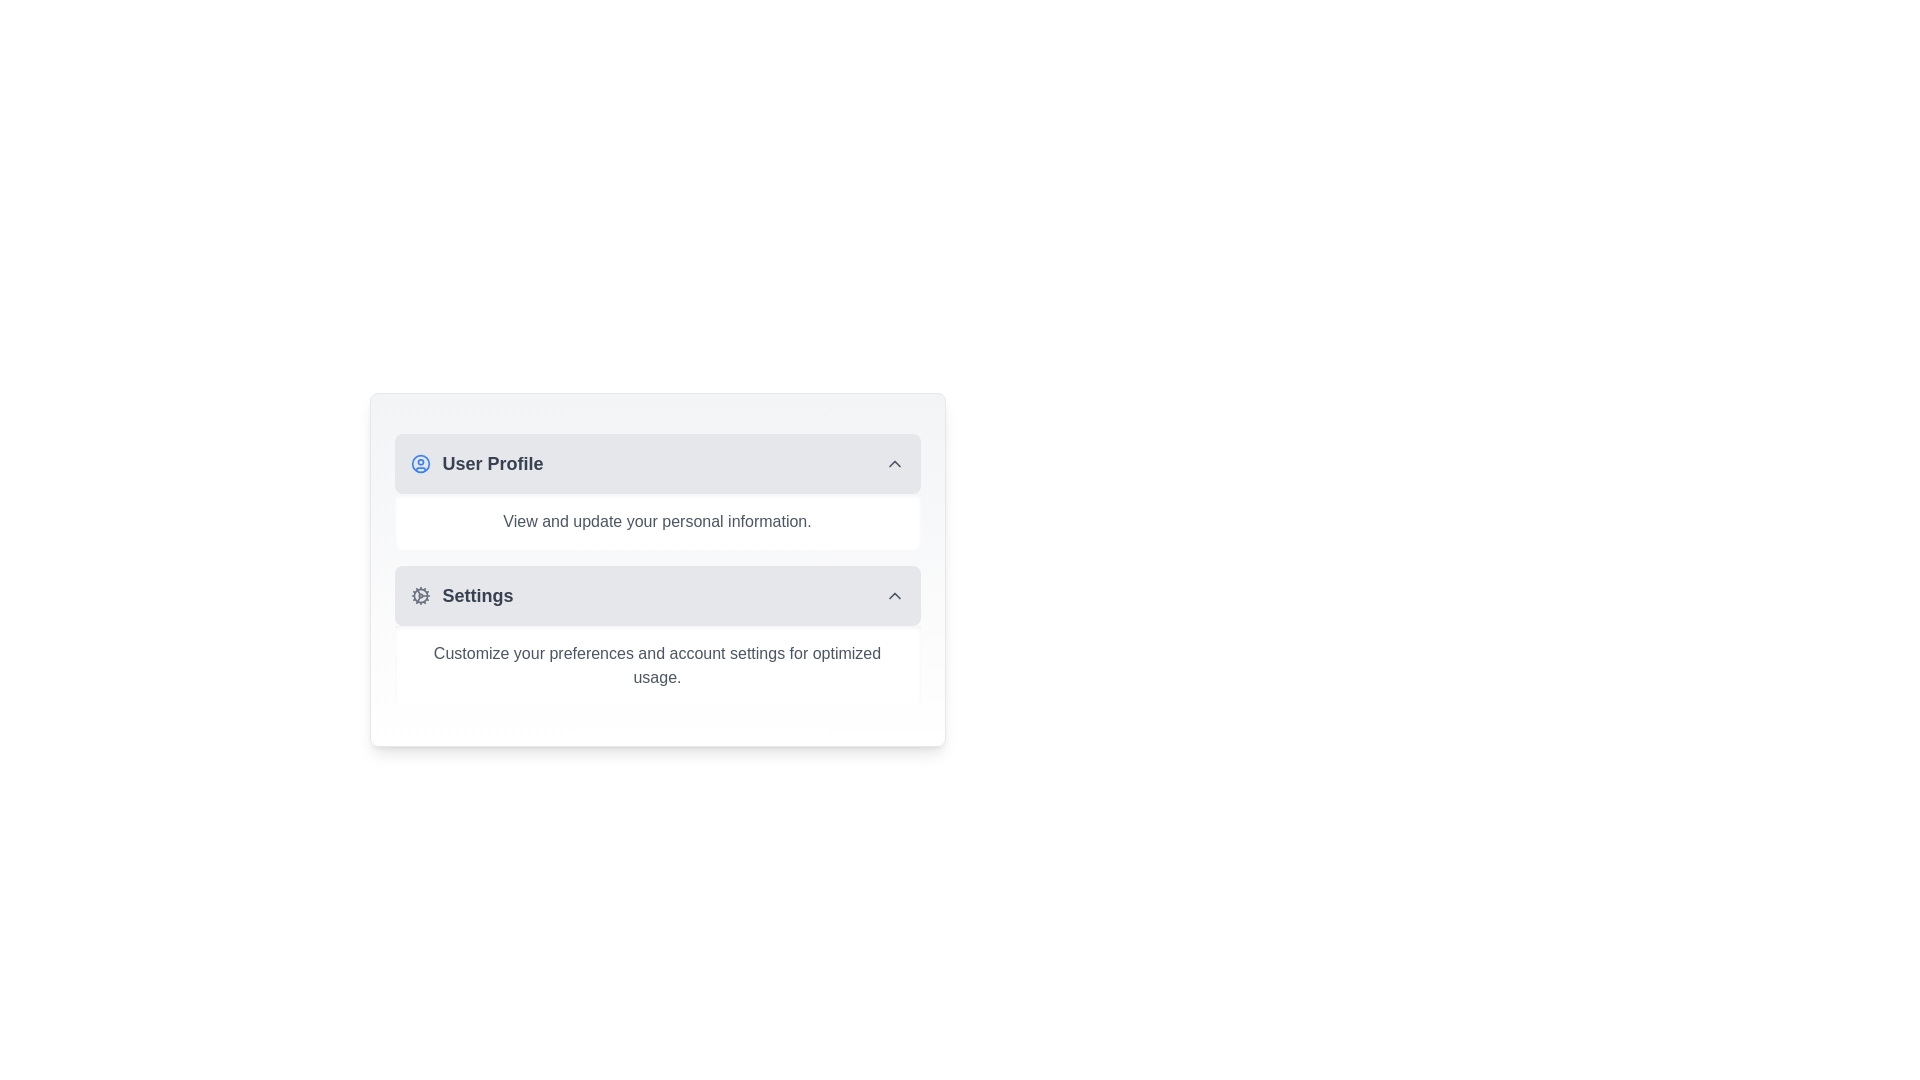 This screenshot has height=1080, width=1920. Describe the element at coordinates (657, 520) in the screenshot. I see `text label displaying 'View and update your personal information.' located below the 'User Profile' text, which is in gray font on a white background` at that location.